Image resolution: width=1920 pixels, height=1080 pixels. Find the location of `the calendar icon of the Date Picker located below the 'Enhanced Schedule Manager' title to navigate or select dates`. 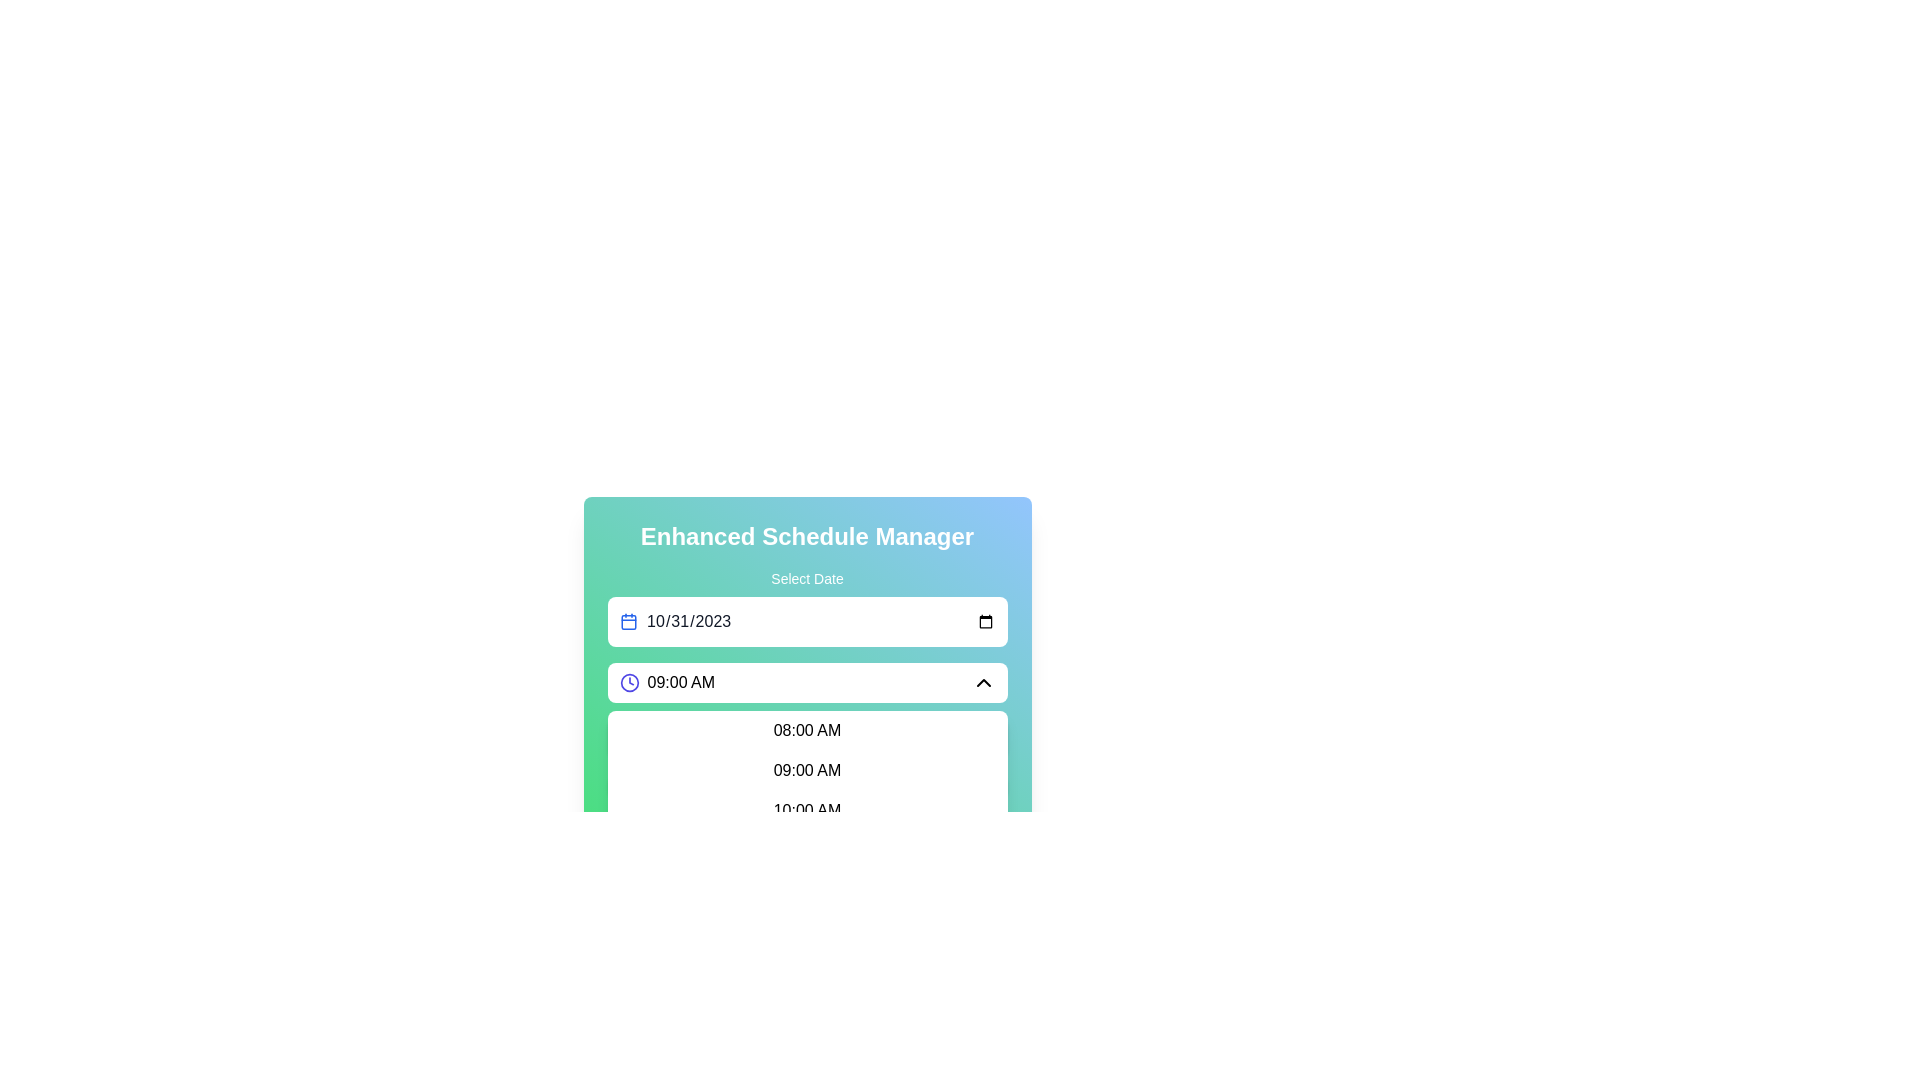

the calendar icon of the Date Picker located below the 'Enhanced Schedule Manager' title to navigate or select dates is located at coordinates (807, 607).